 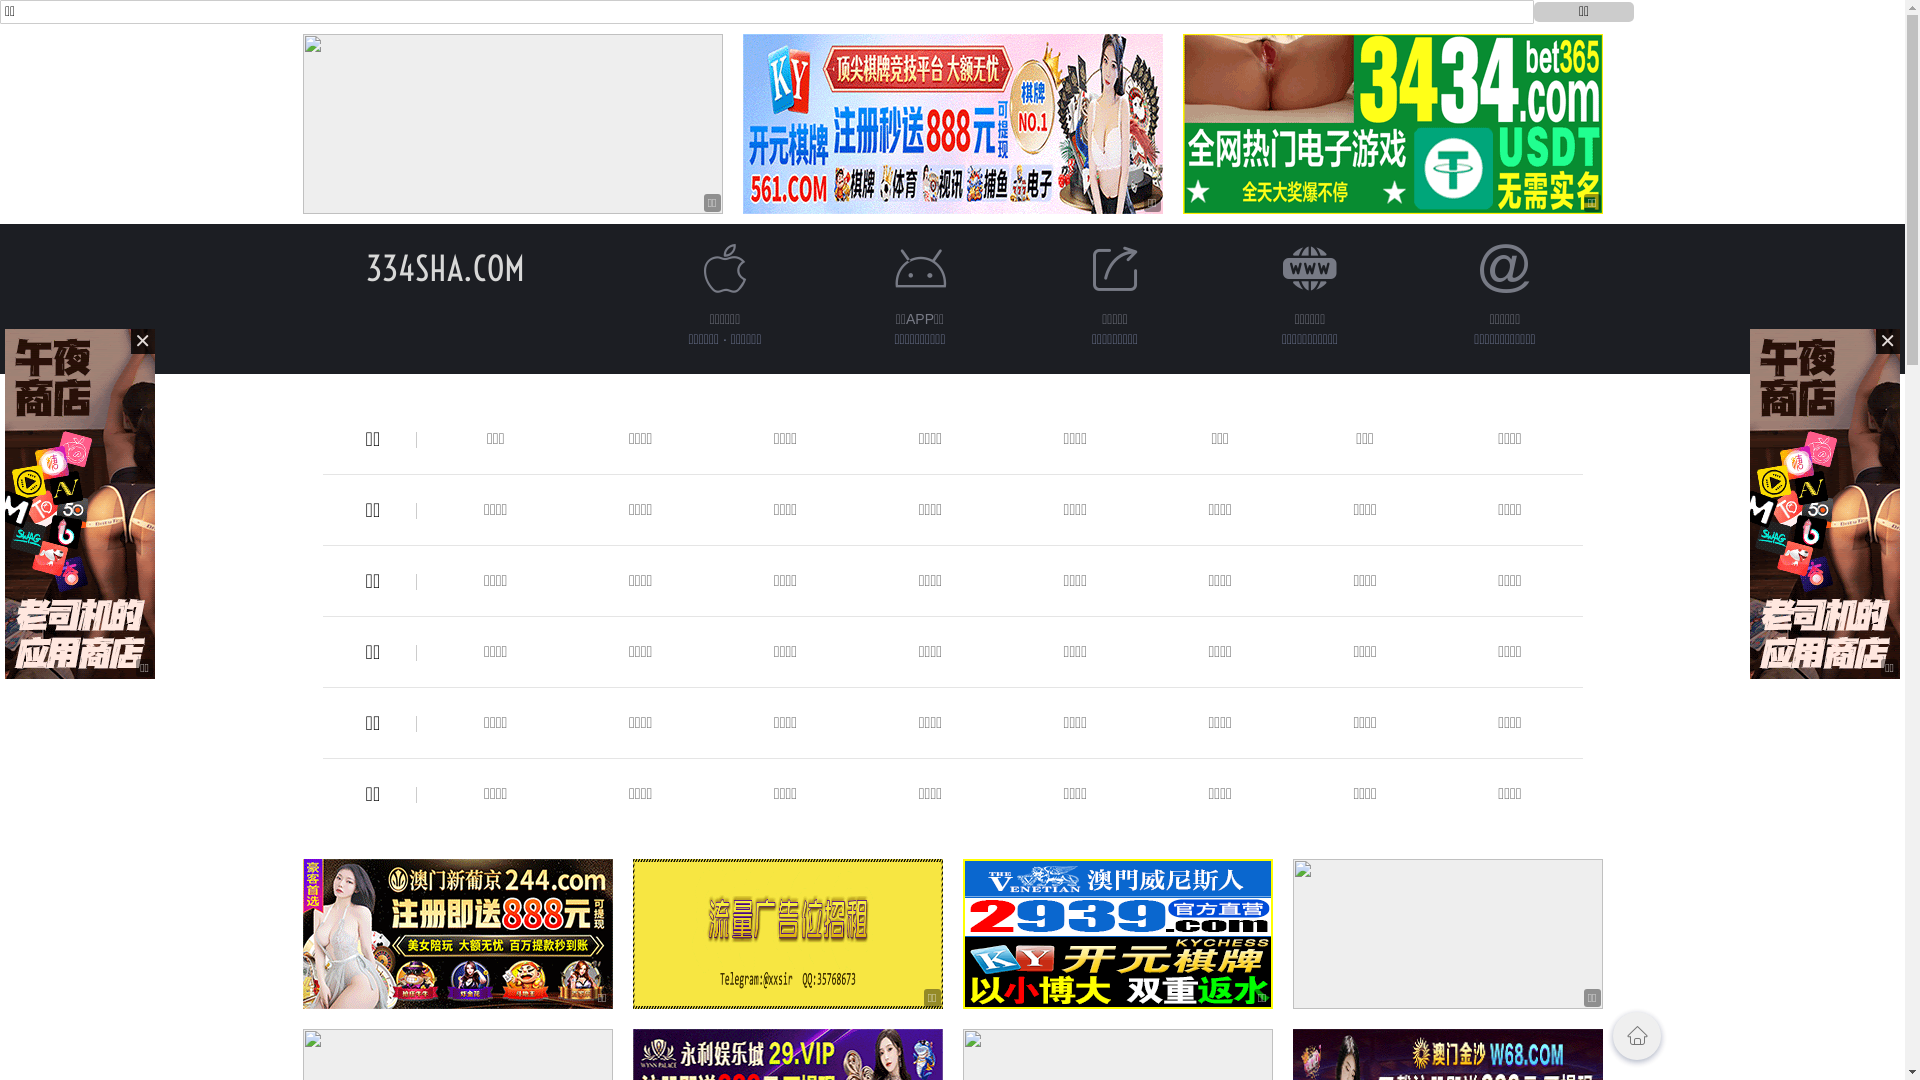 I want to click on '334SHA.COM', so click(x=365, y=267).